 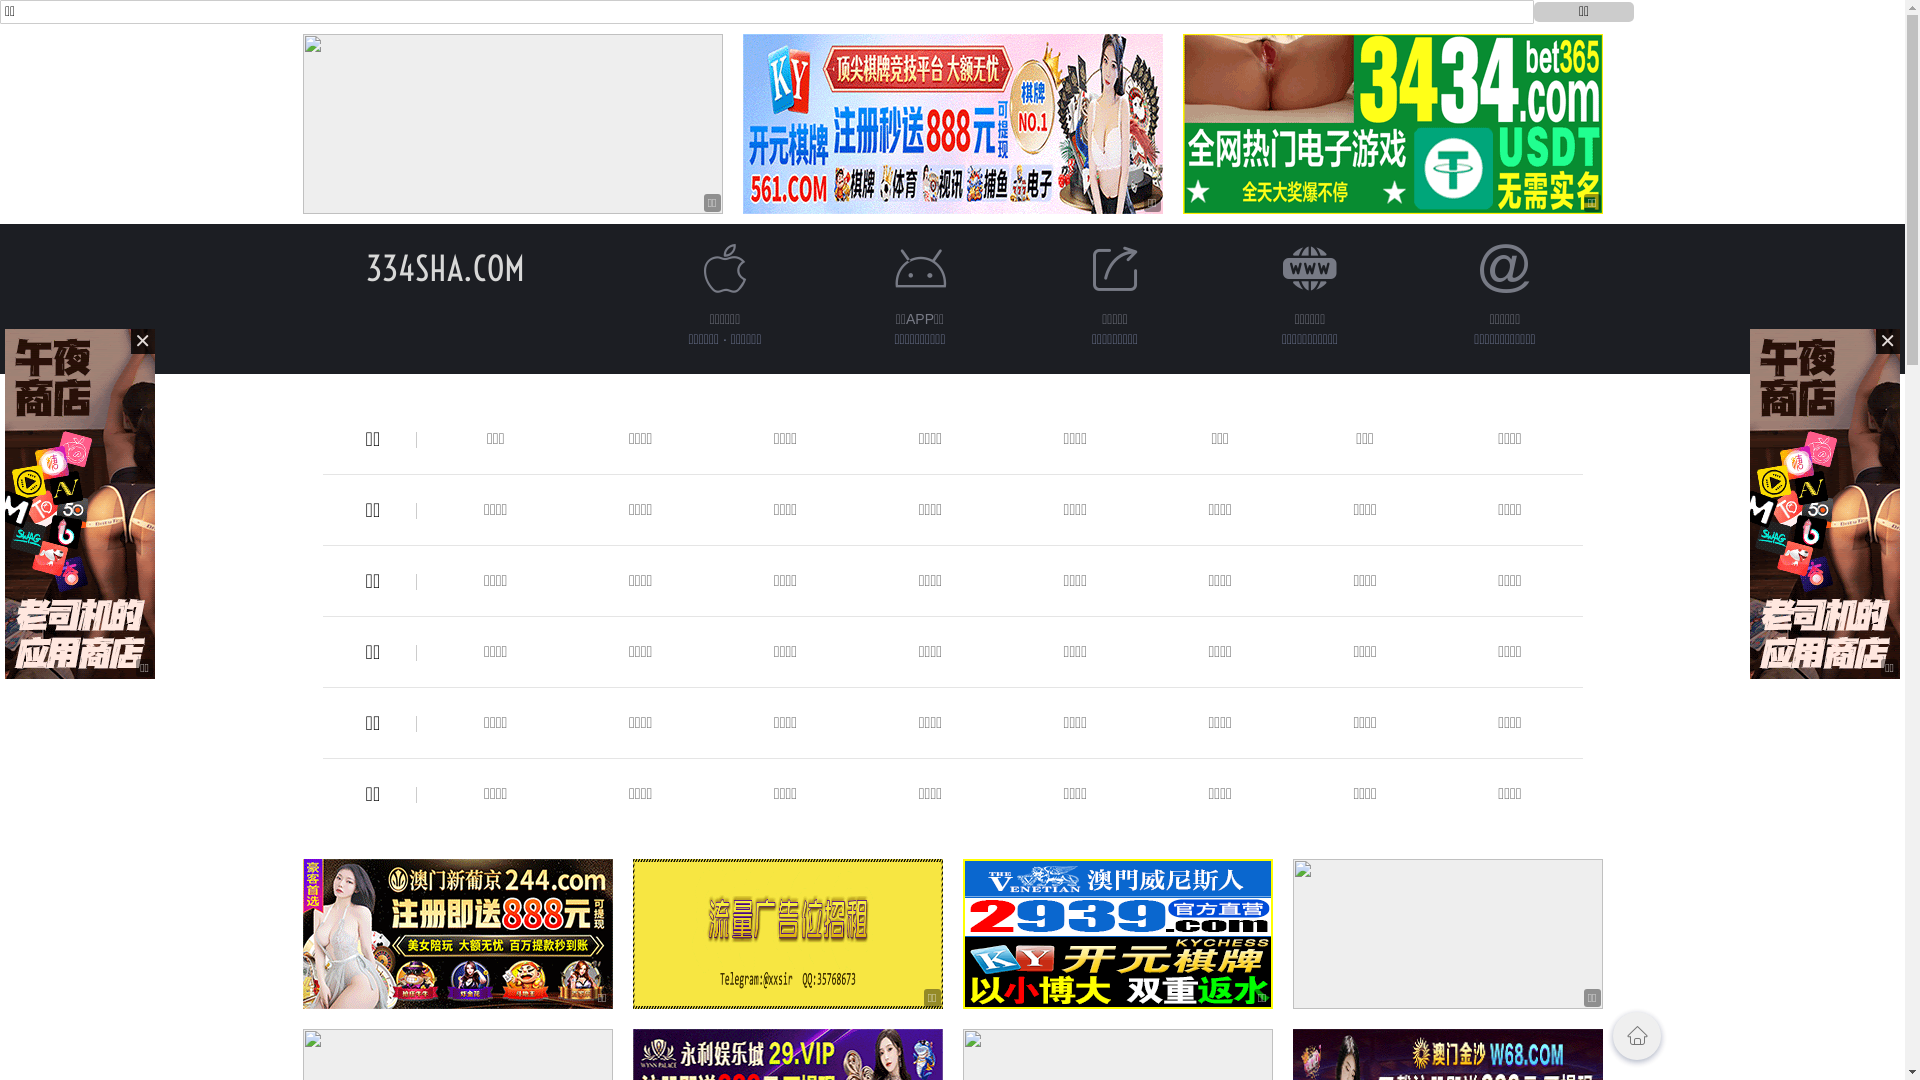 I want to click on '334SHA.COM', so click(x=365, y=267).